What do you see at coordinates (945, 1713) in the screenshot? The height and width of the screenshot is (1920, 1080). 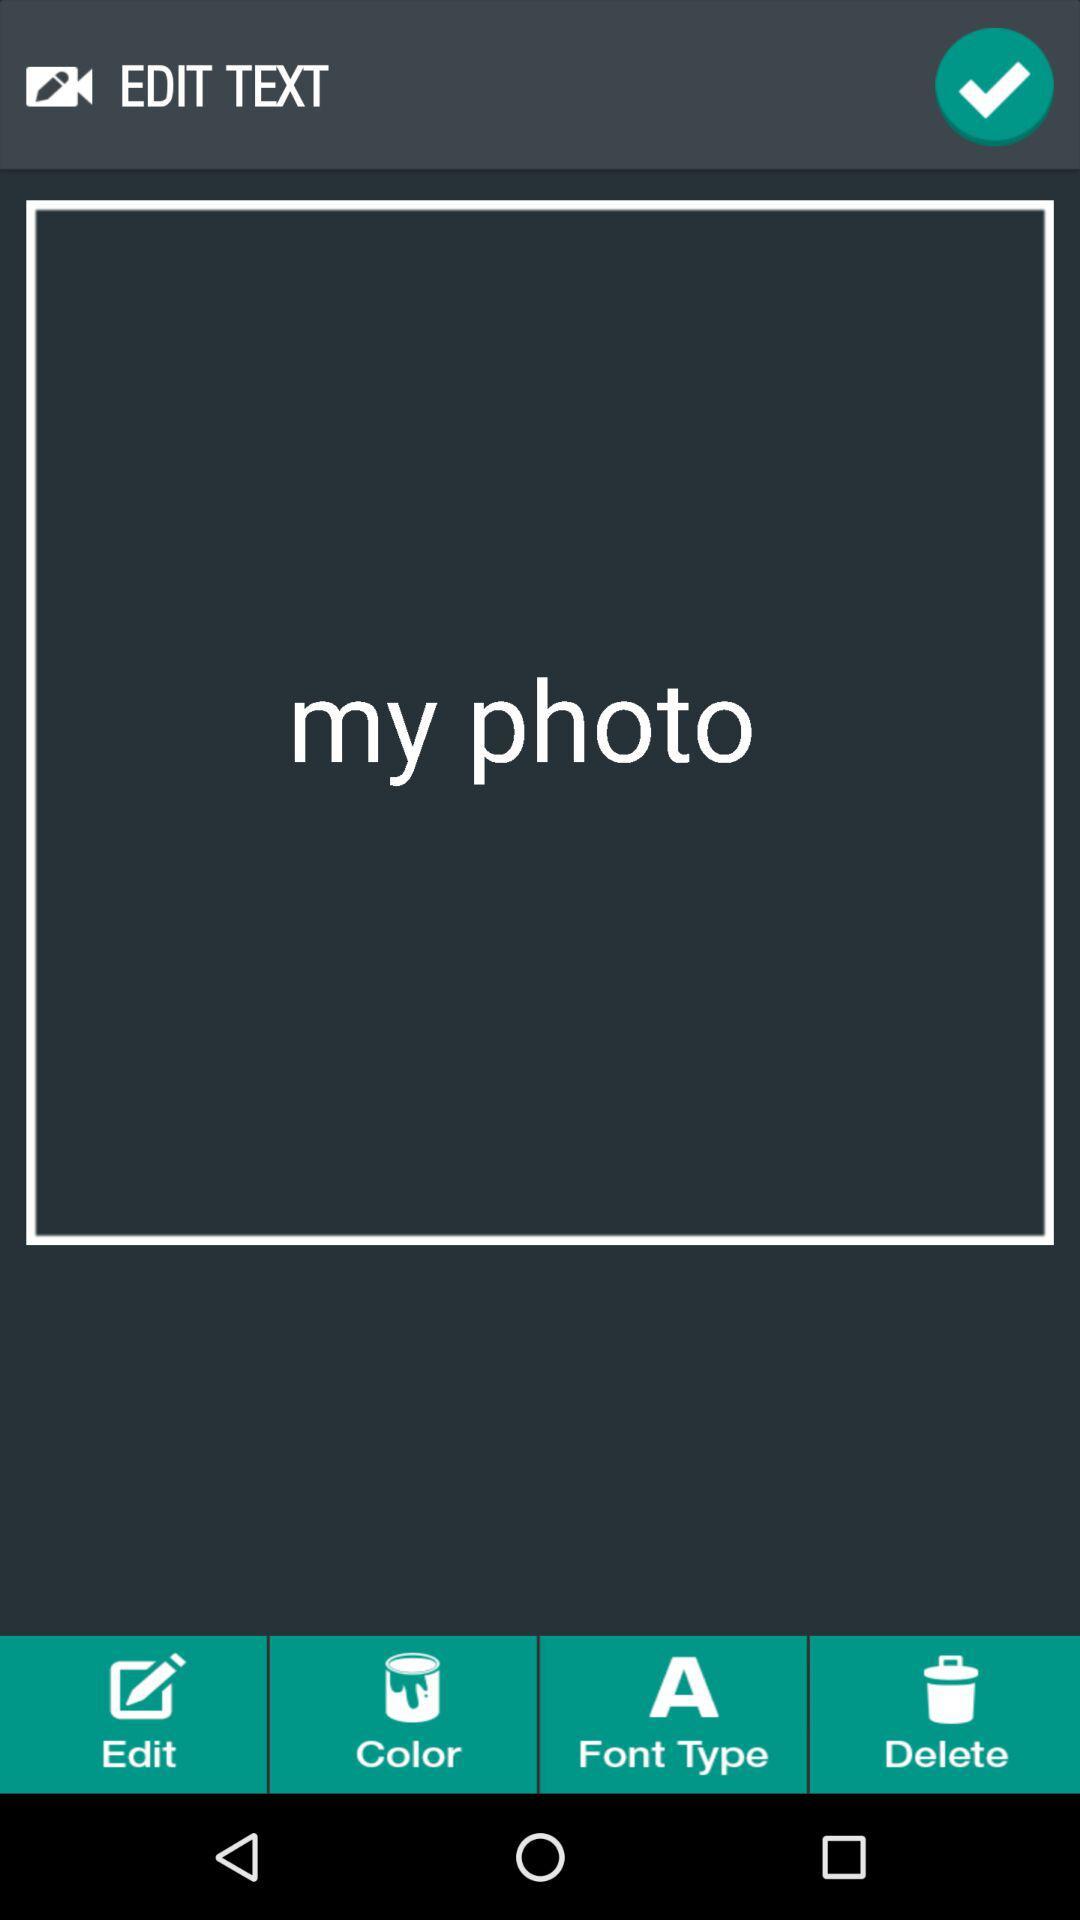 I see `delete option` at bounding box center [945, 1713].